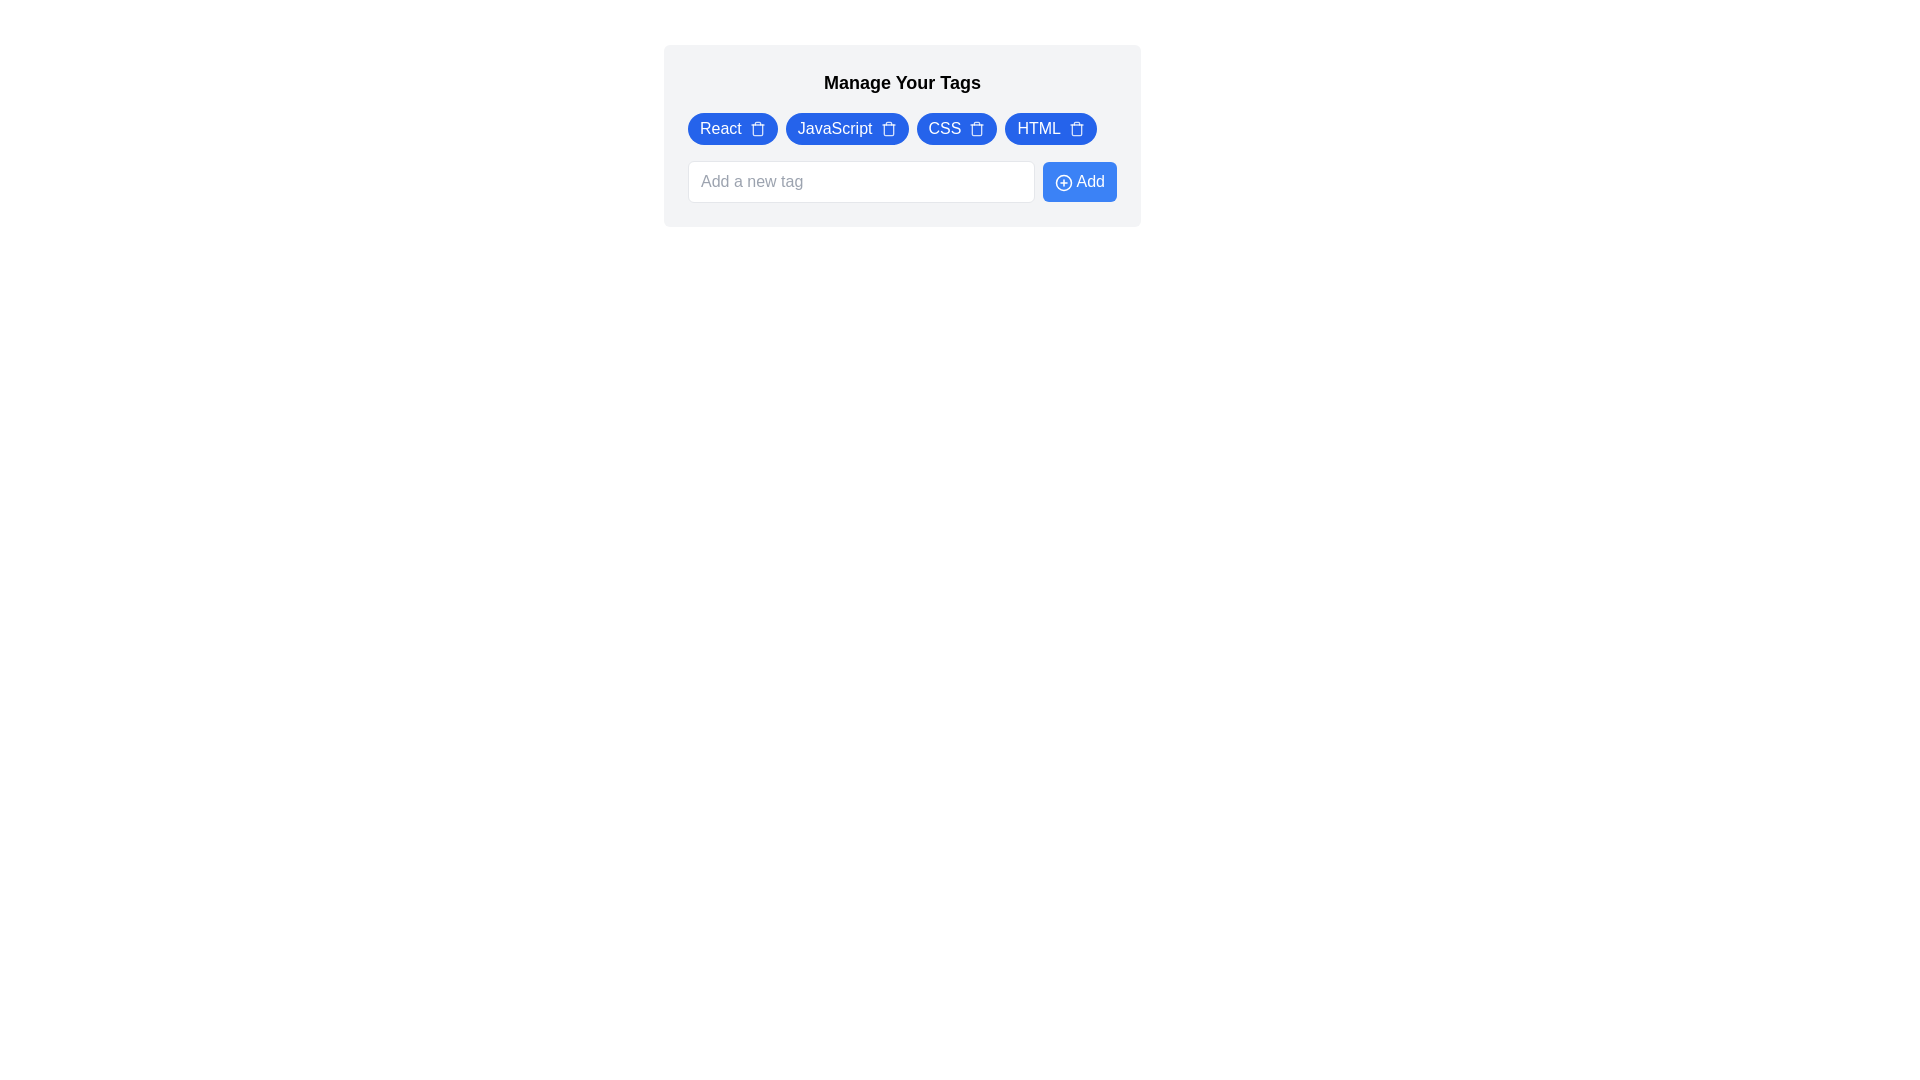 The image size is (1920, 1080). I want to click on the trash bin icon, which represents deletion functionality, located near the upper-right corner of the component adjacent to the 'JavaScript' tag, so click(887, 130).